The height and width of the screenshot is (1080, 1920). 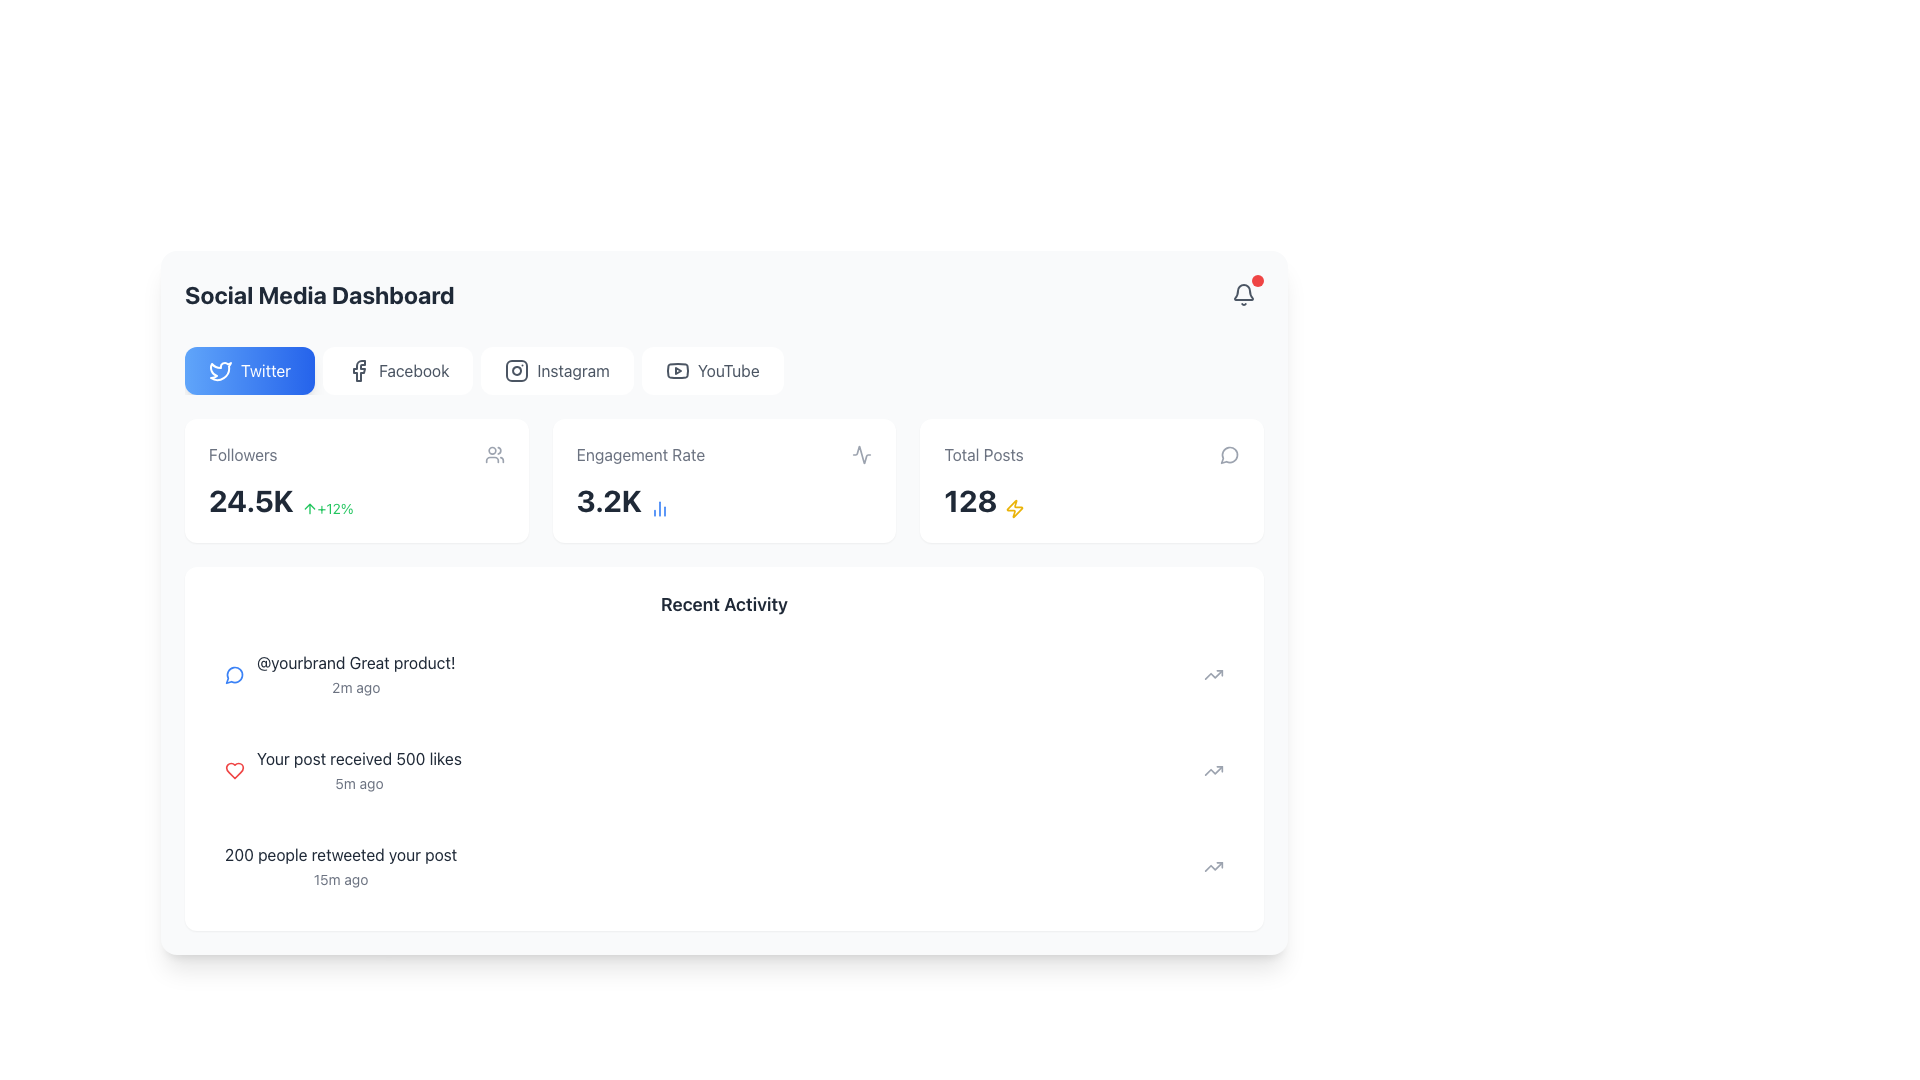 What do you see at coordinates (517, 370) in the screenshot?
I see `the appearance of the rounded rectangular background shape located inside the Instagram button, which serves as its border or background` at bounding box center [517, 370].